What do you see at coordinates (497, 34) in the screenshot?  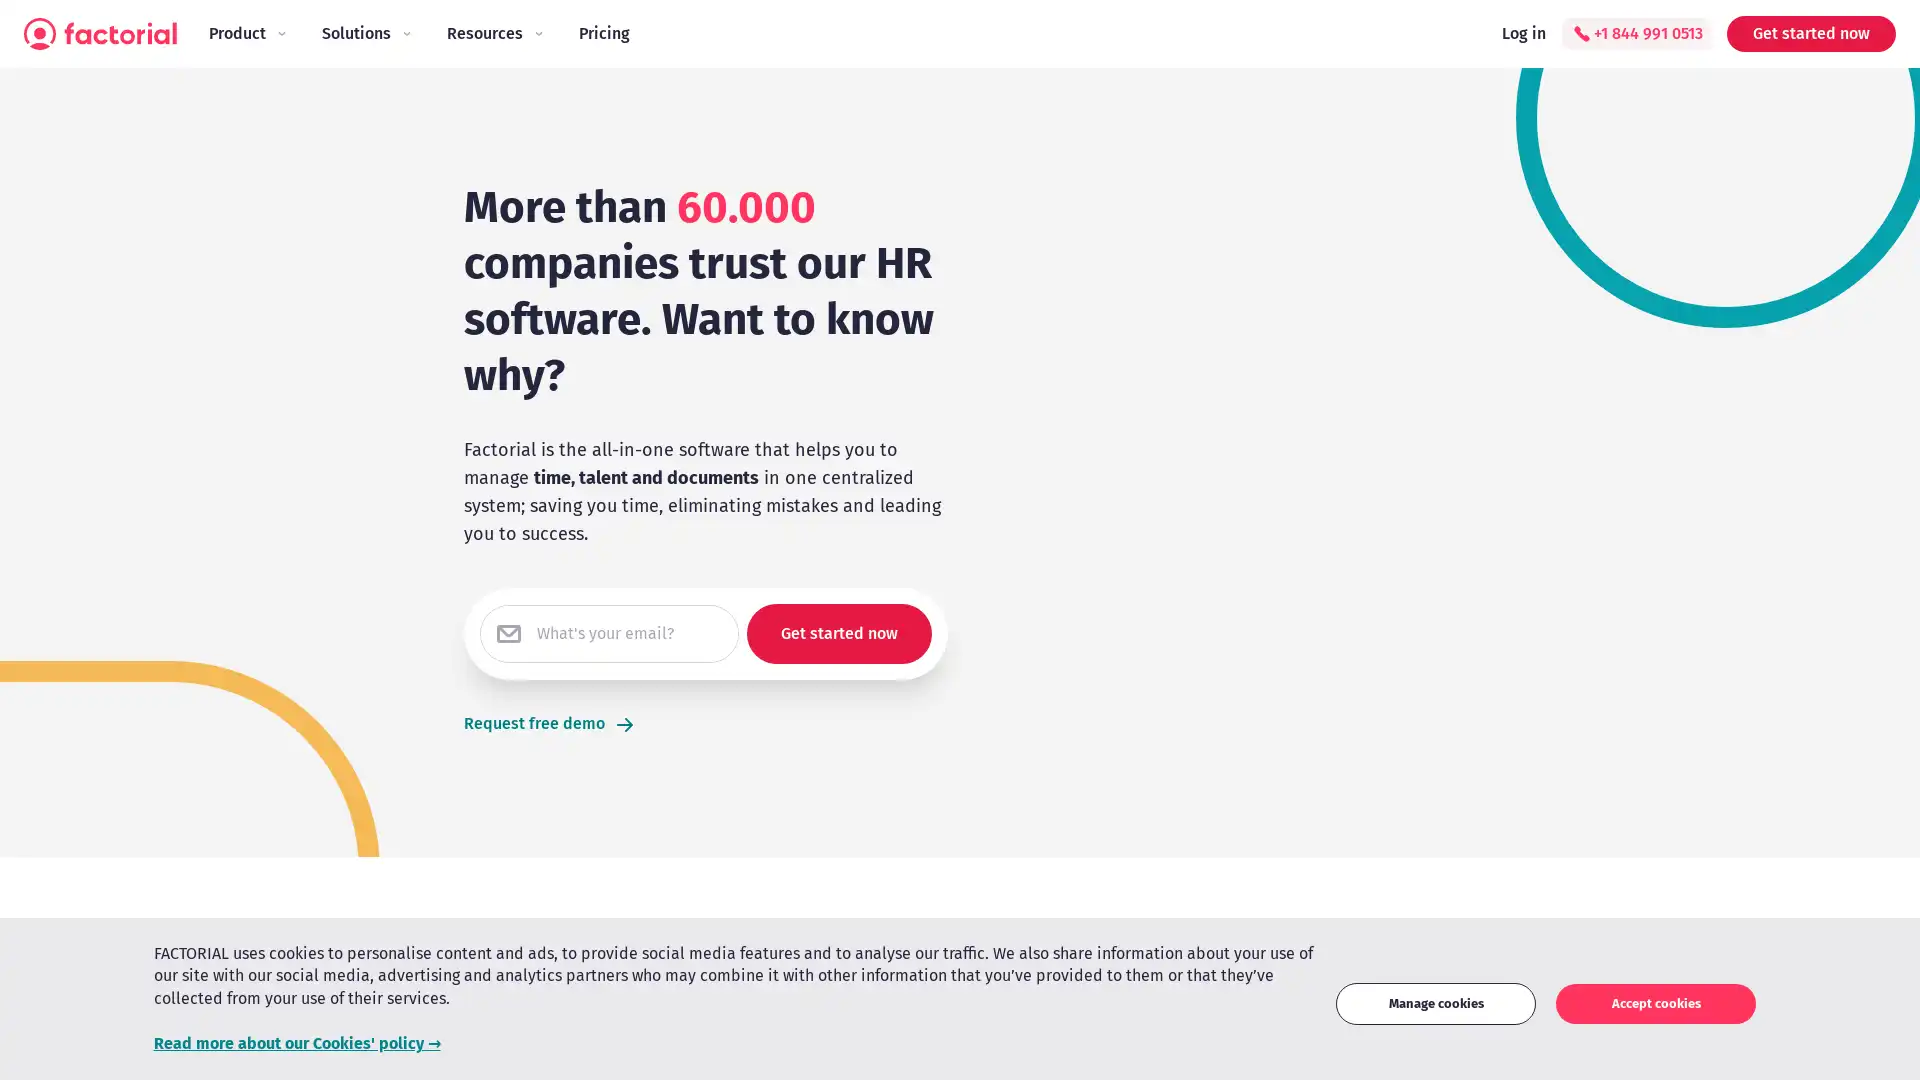 I see `Resources` at bounding box center [497, 34].